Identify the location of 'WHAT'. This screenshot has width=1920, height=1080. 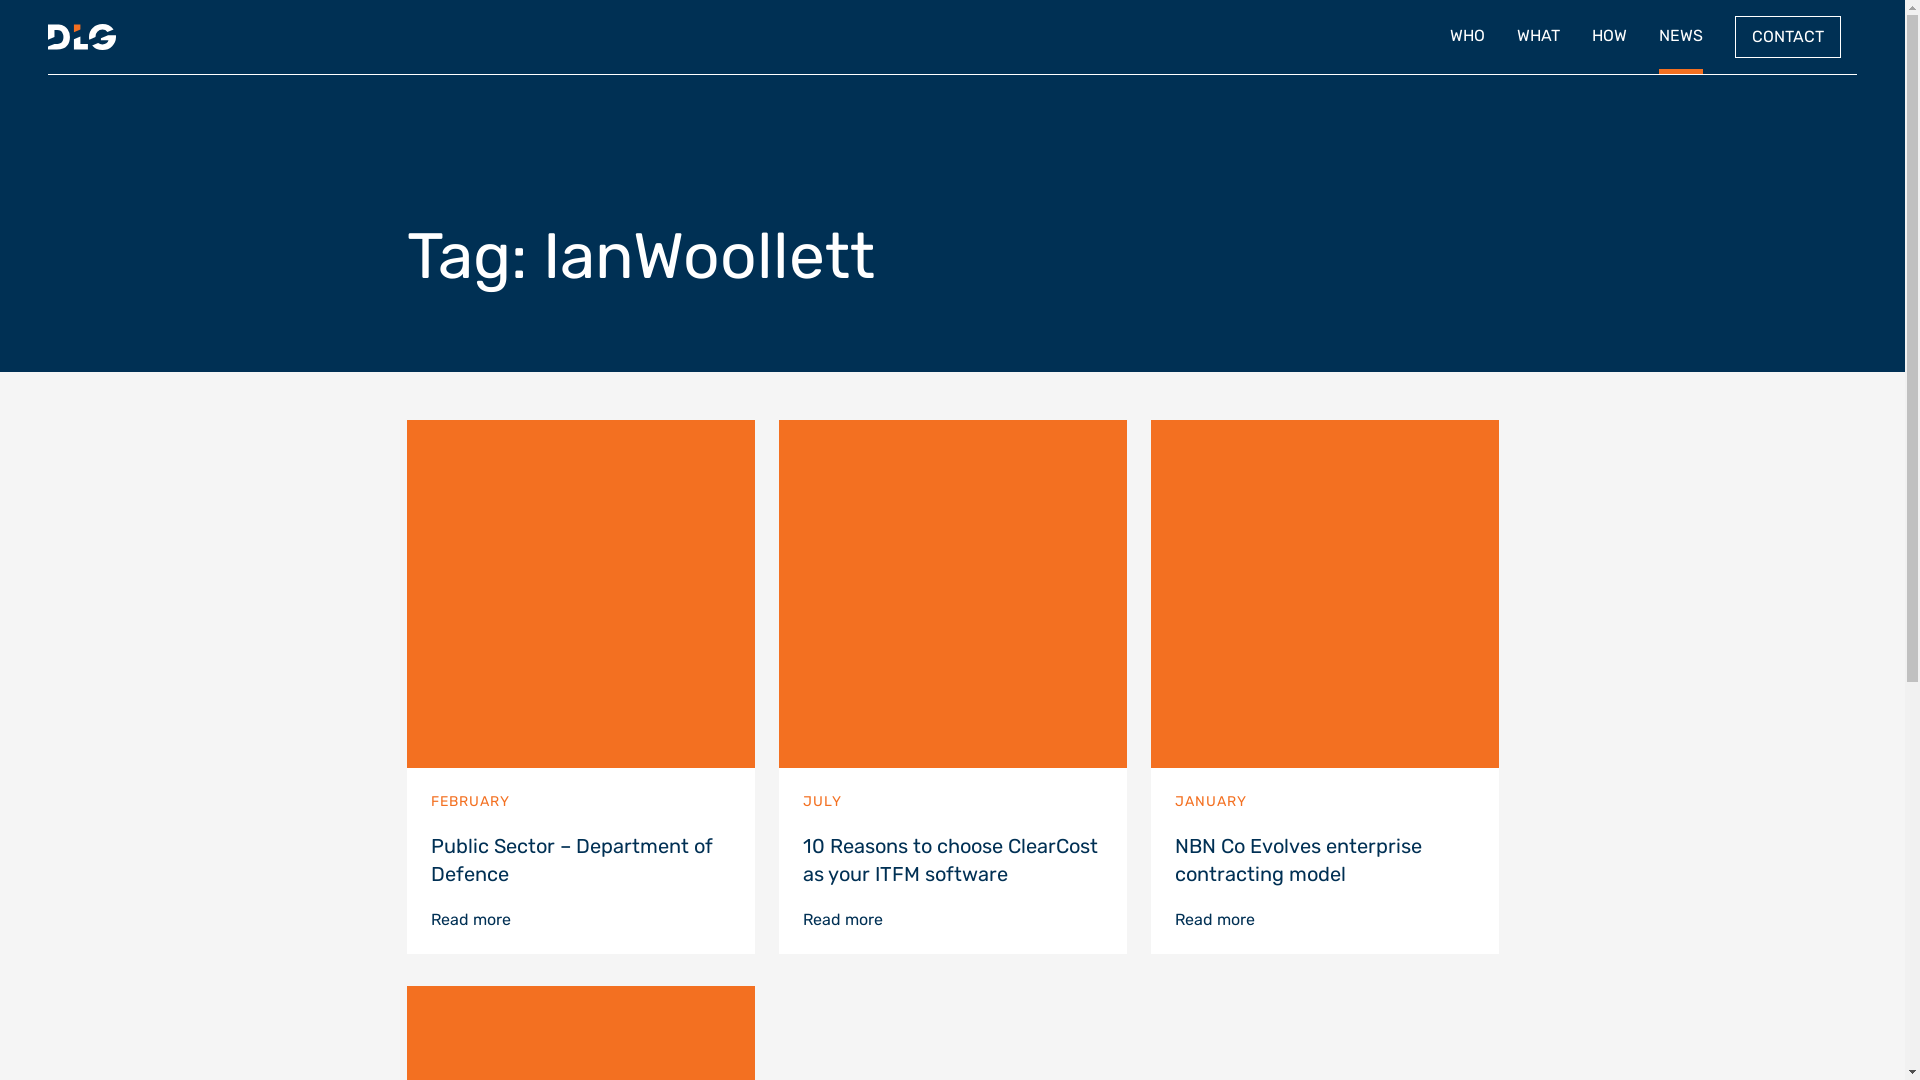
(1537, 37).